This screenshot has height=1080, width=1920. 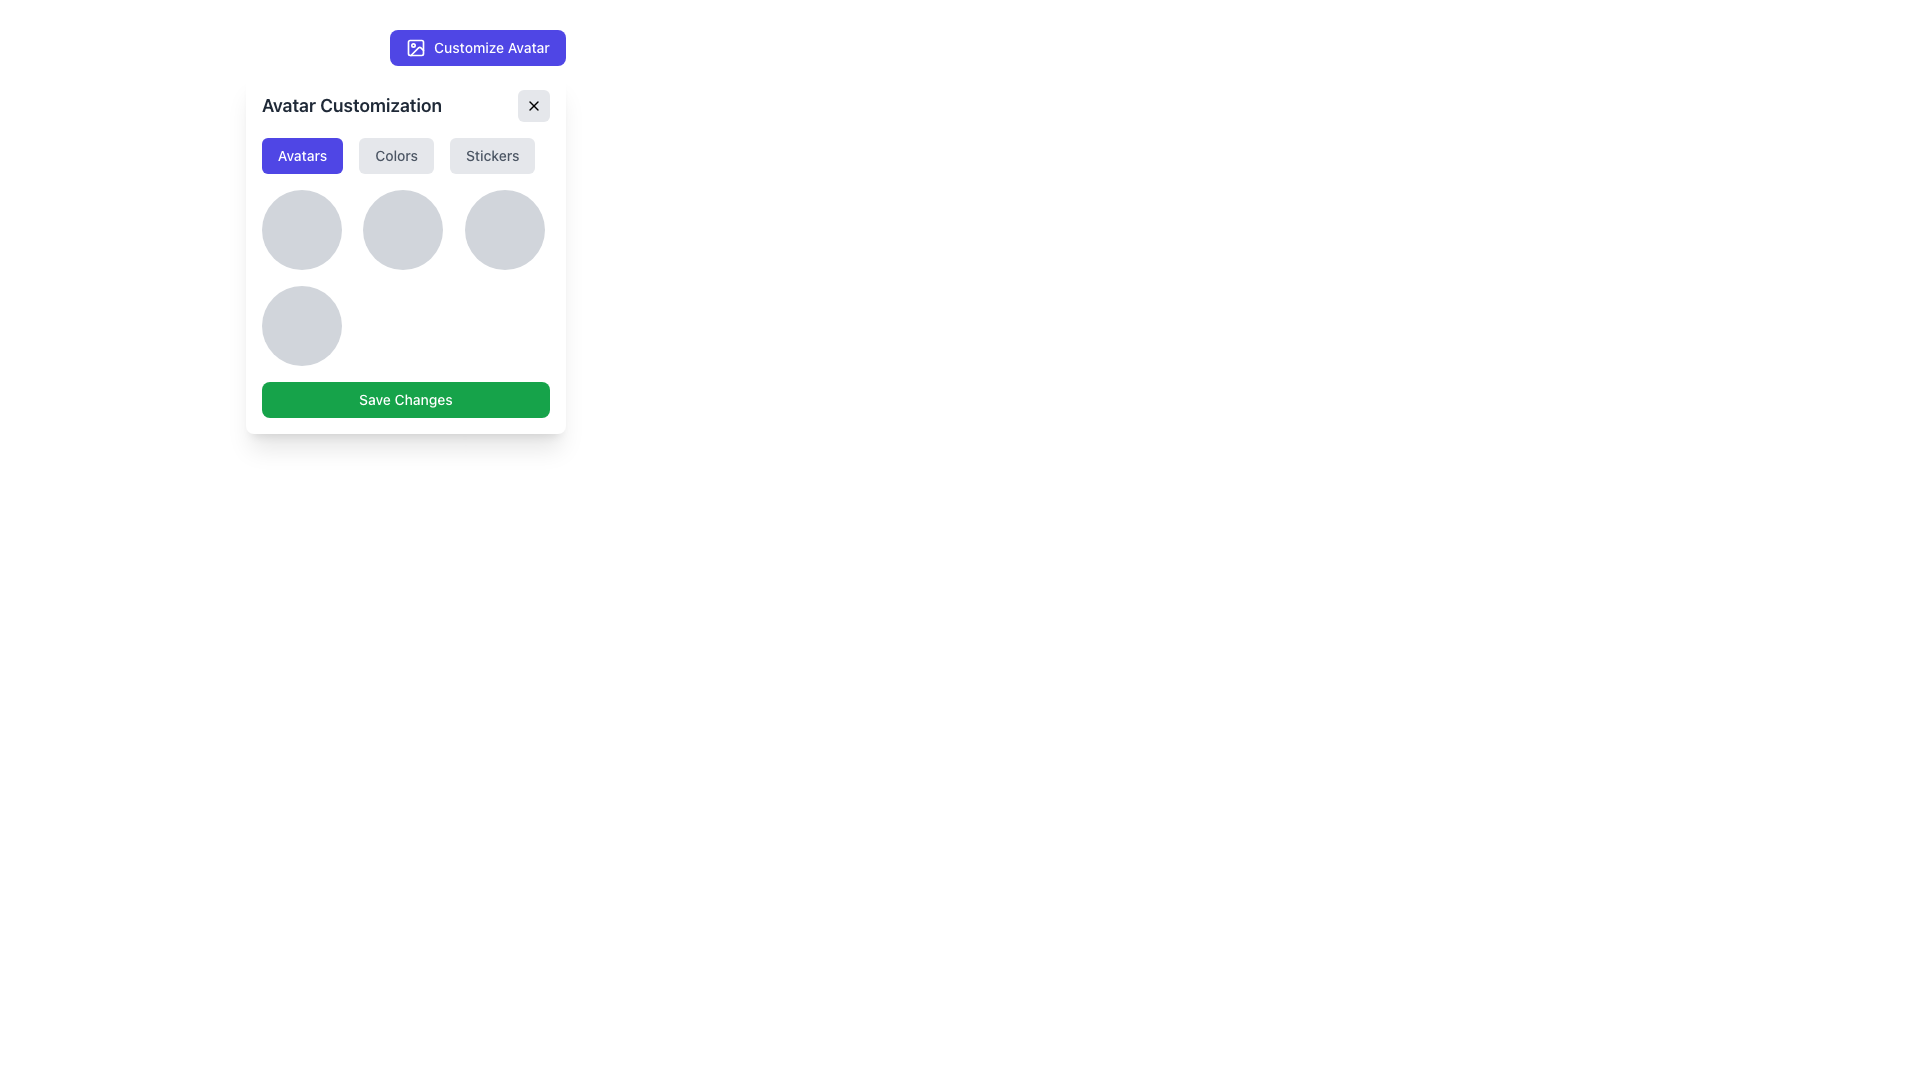 I want to click on the image placeholder for avatar customization, which is the second circle in the first row of the three-column grid layout, so click(x=402, y=229).